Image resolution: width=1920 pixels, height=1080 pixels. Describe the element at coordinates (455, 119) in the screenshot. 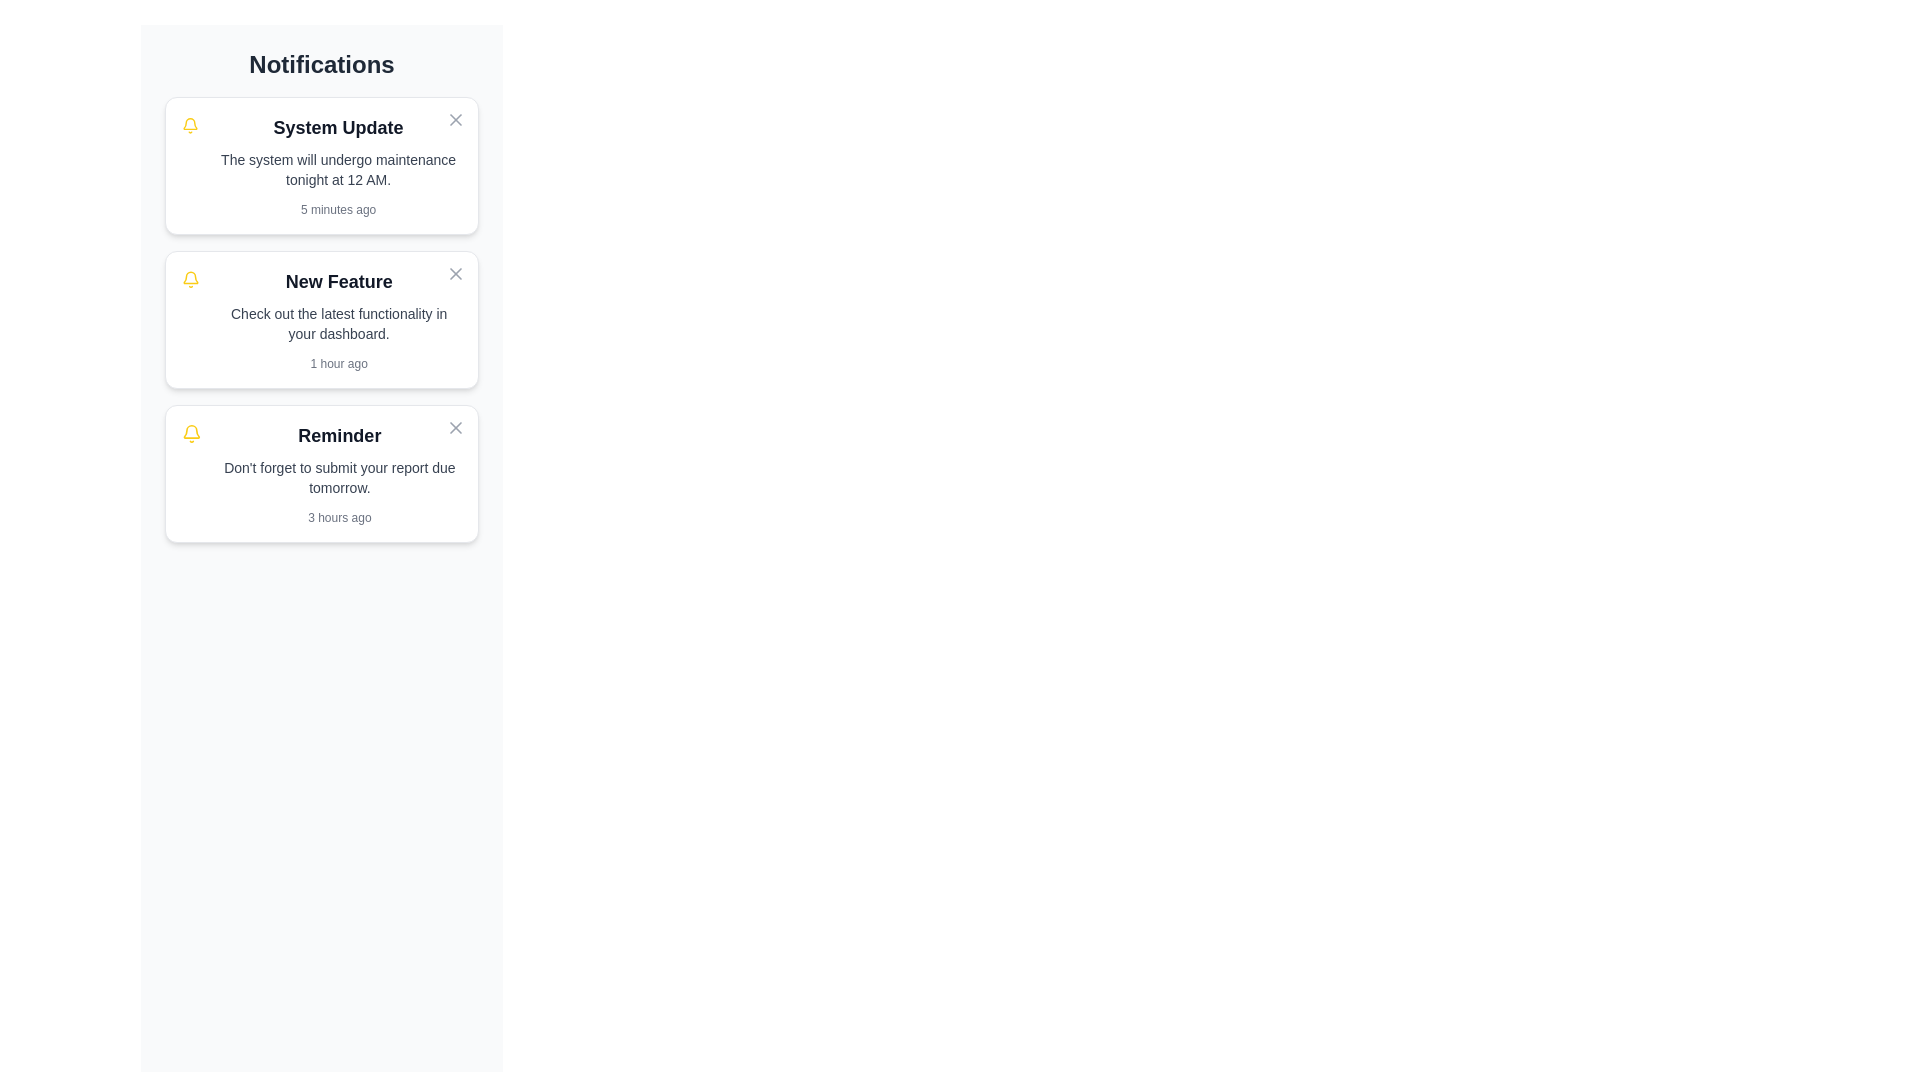

I see `the close button shaped like the letter 'X' located in the top-right corner of the first notification card next to the title 'System Update'` at that location.